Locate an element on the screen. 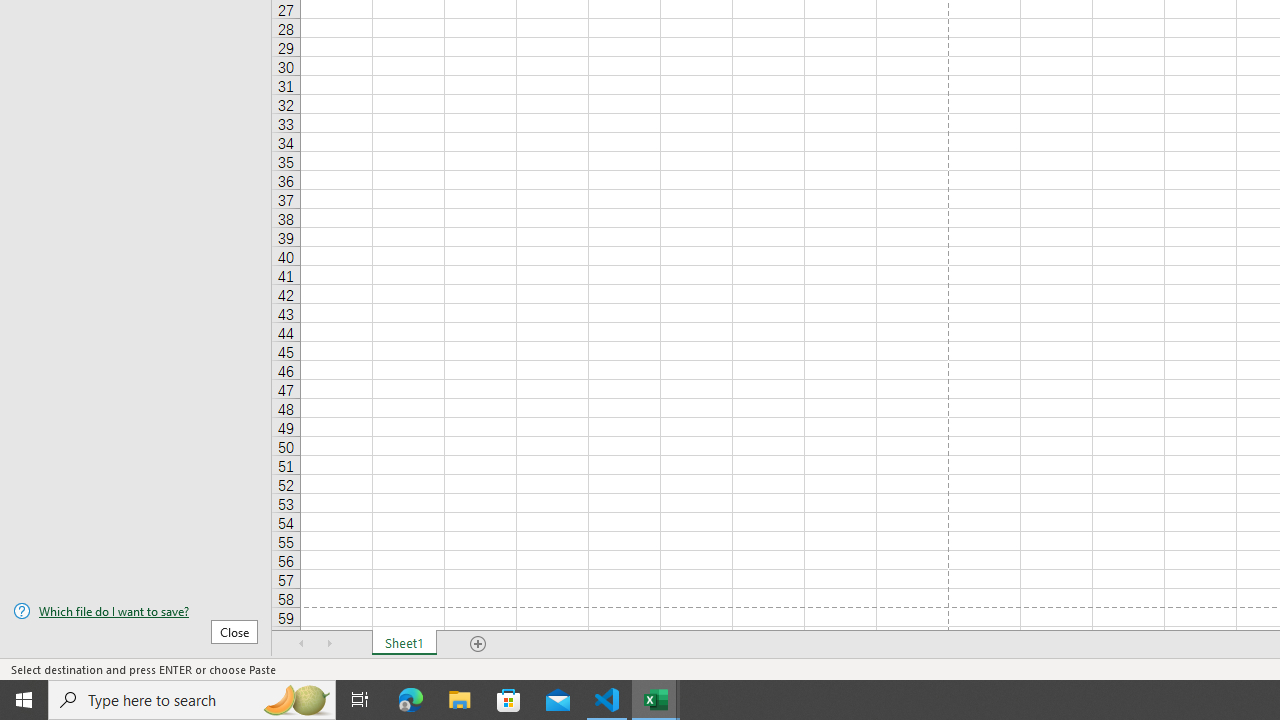  'File Explorer' is located at coordinates (459, 698).